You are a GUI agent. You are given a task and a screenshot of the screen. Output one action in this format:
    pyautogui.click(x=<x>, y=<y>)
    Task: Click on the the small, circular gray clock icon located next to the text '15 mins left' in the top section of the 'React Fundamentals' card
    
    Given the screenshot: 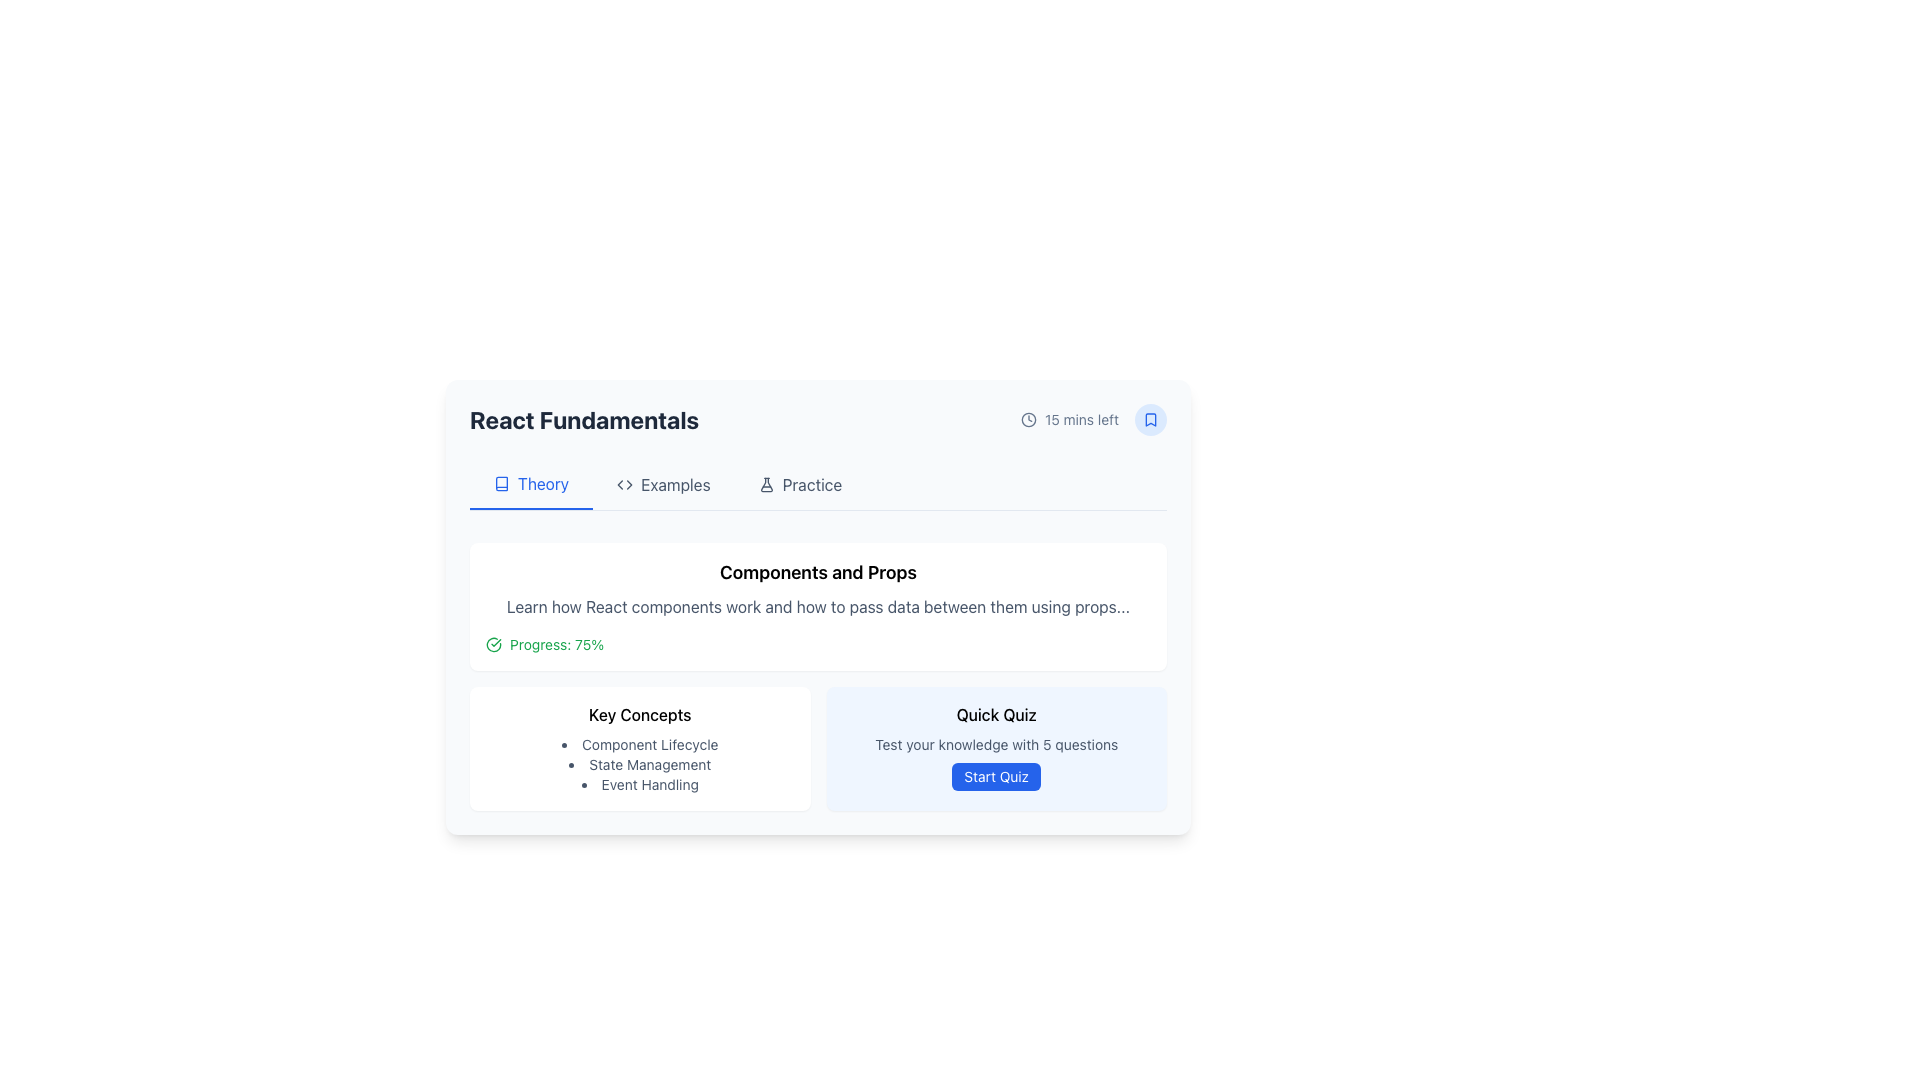 What is the action you would take?
    pyautogui.click(x=1028, y=419)
    